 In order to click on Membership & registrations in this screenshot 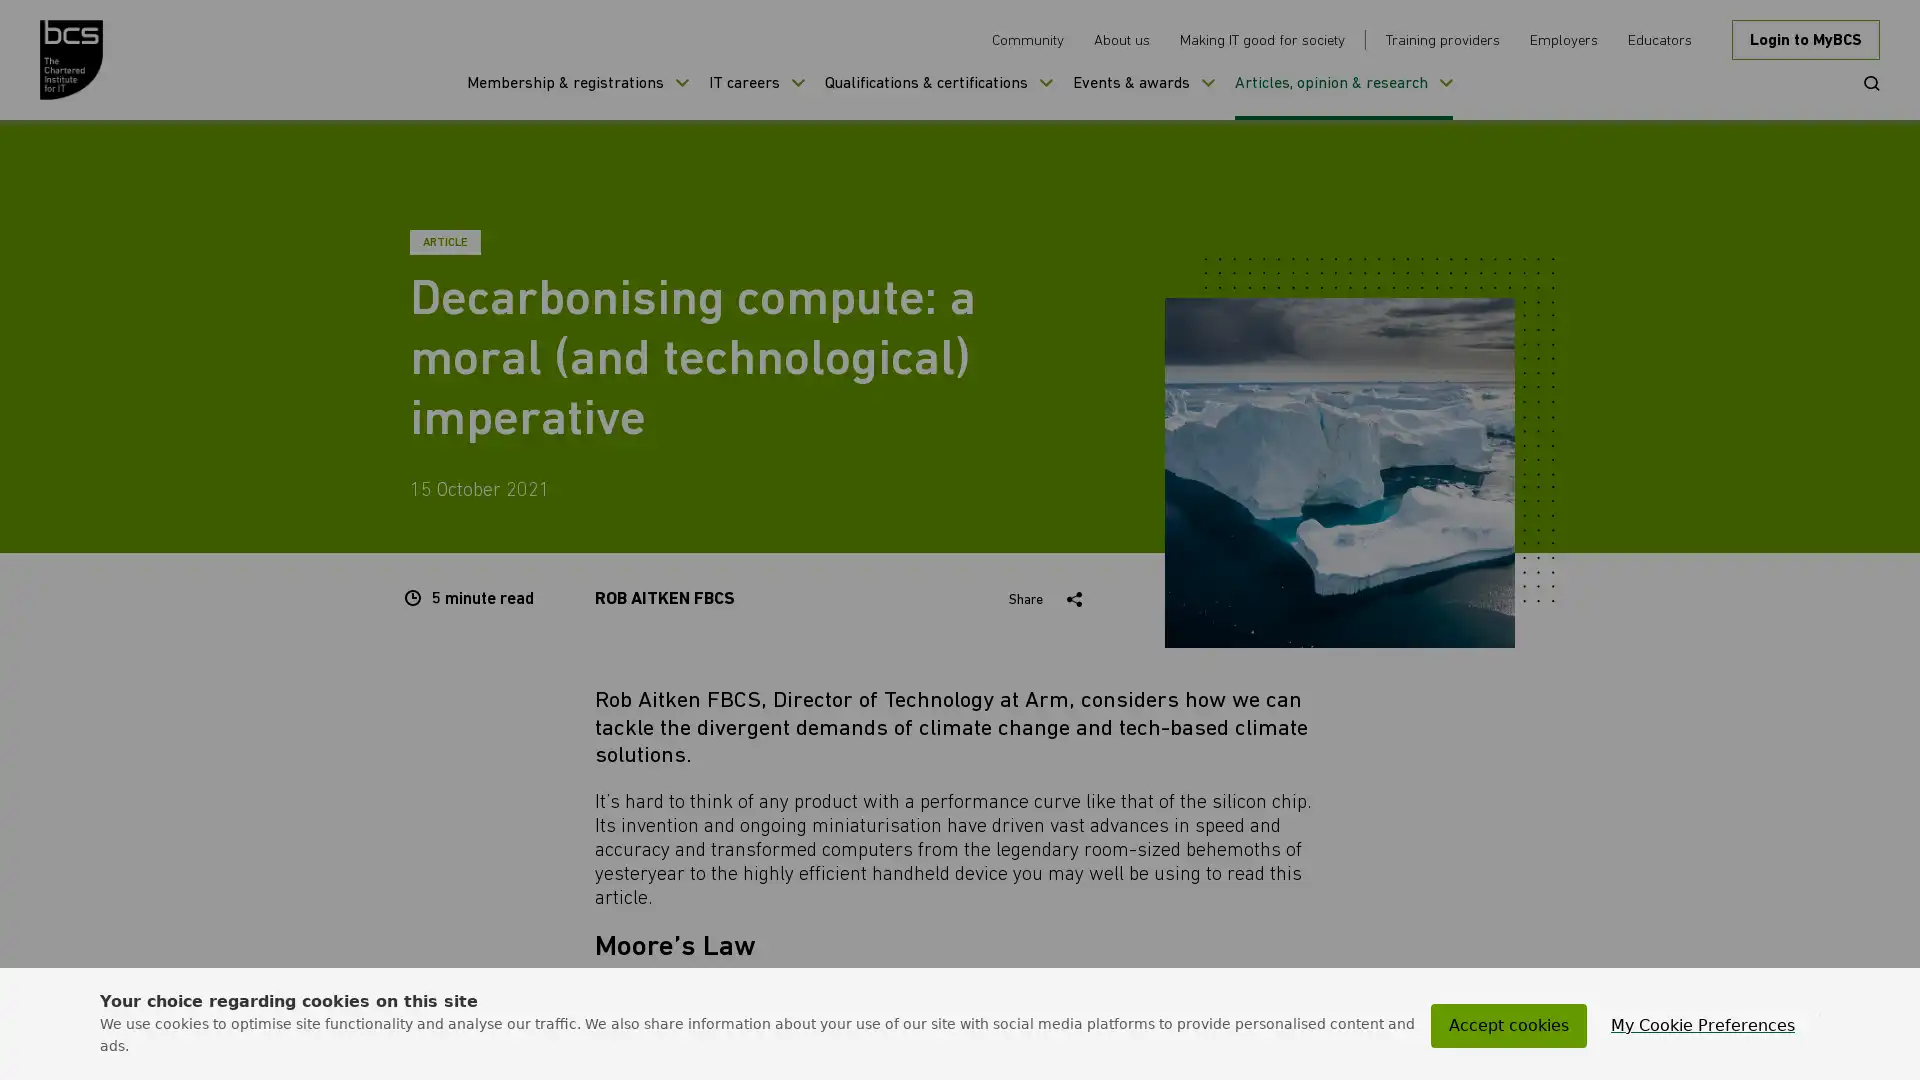, I will do `click(576, 96)`.